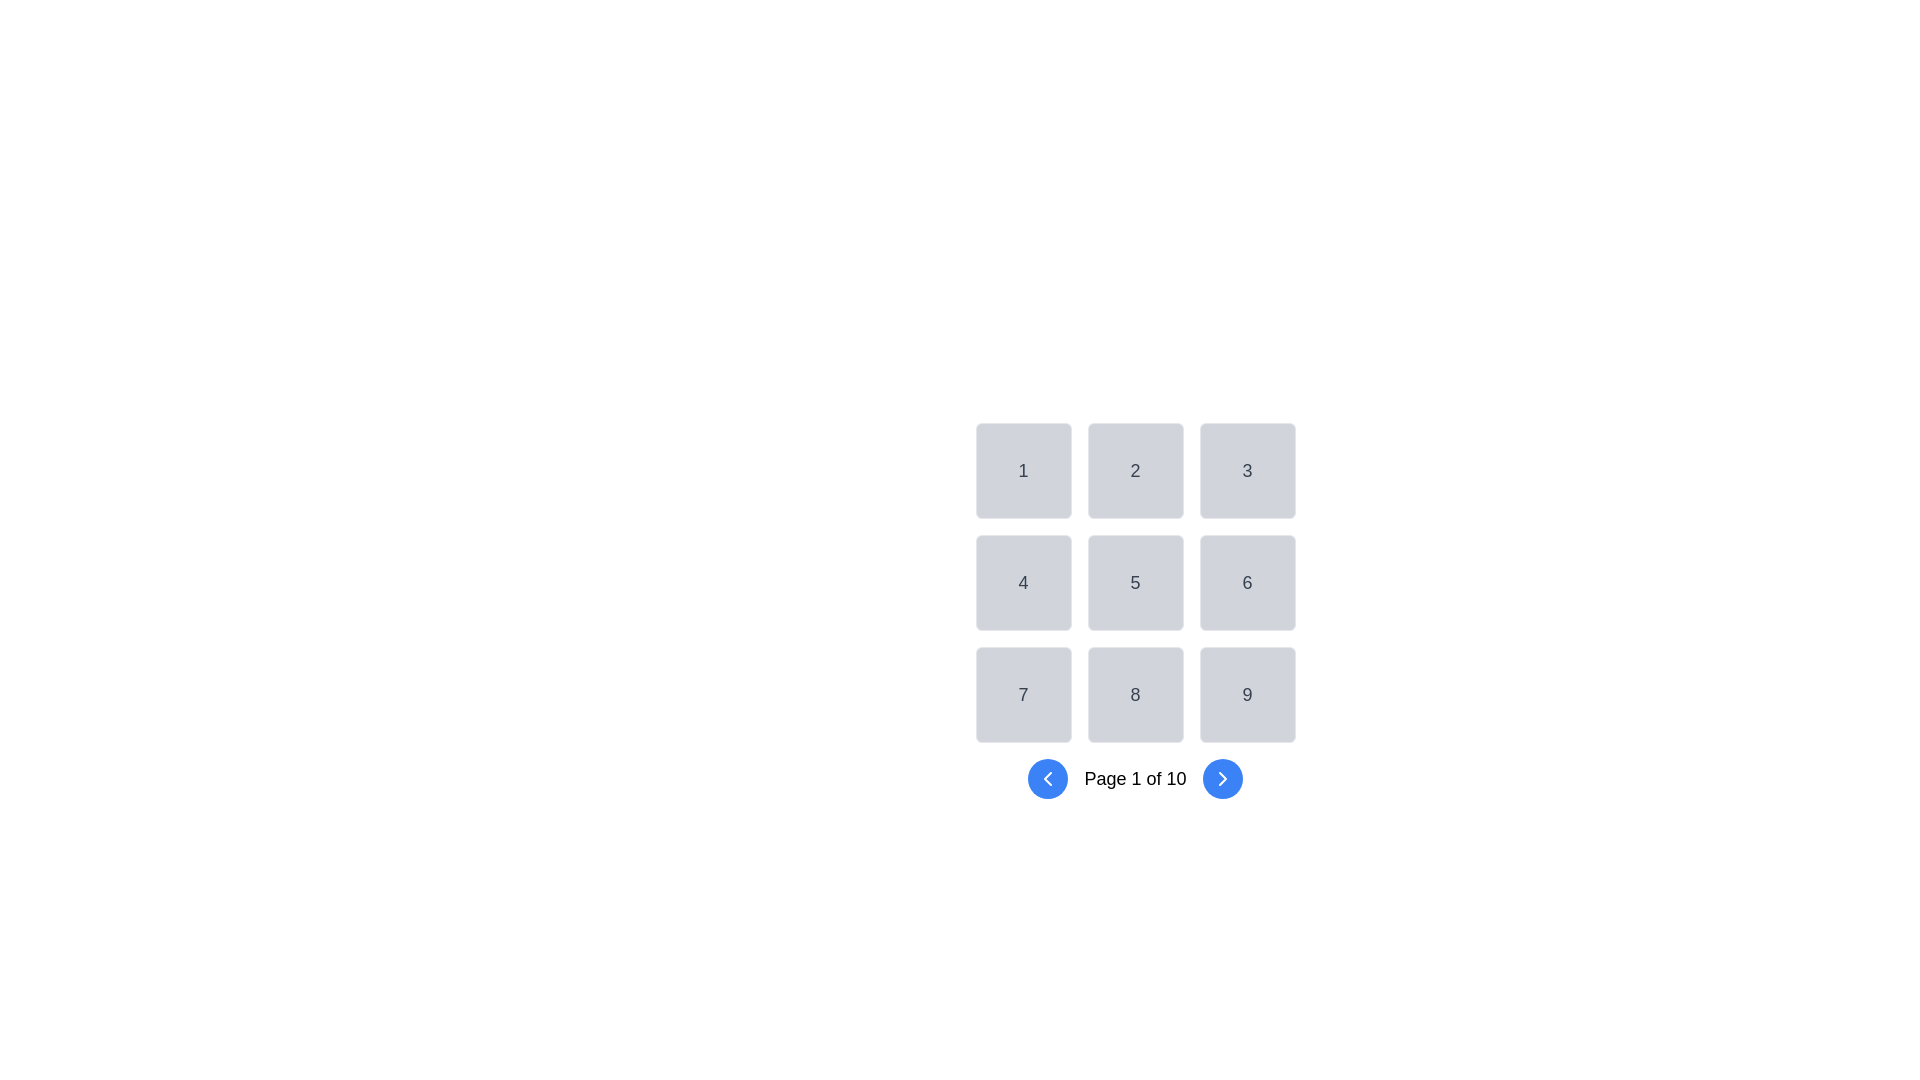 This screenshot has width=1920, height=1080. Describe the element at coordinates (1221, 778) in the screenshot. I see `the chevron icon located` at that location.